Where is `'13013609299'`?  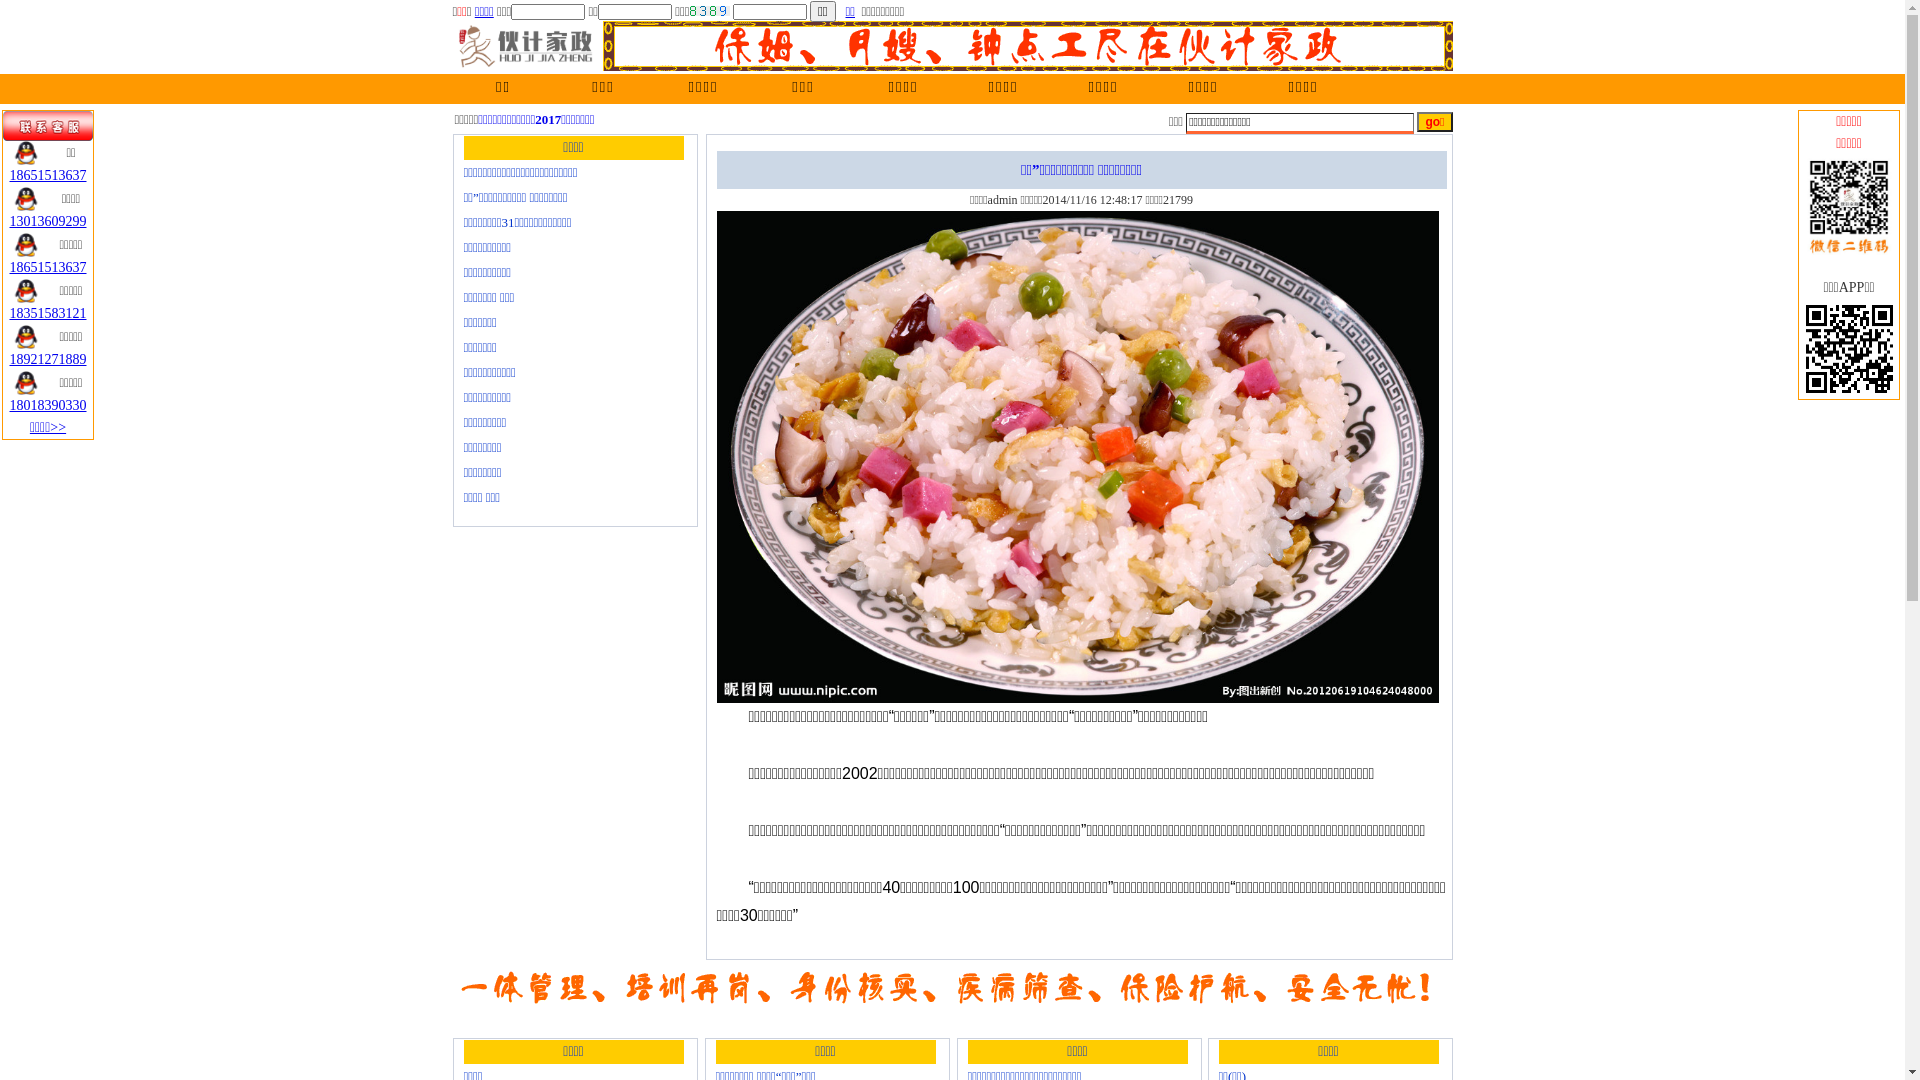
'13013609299' is located at coordinates (9, 221).